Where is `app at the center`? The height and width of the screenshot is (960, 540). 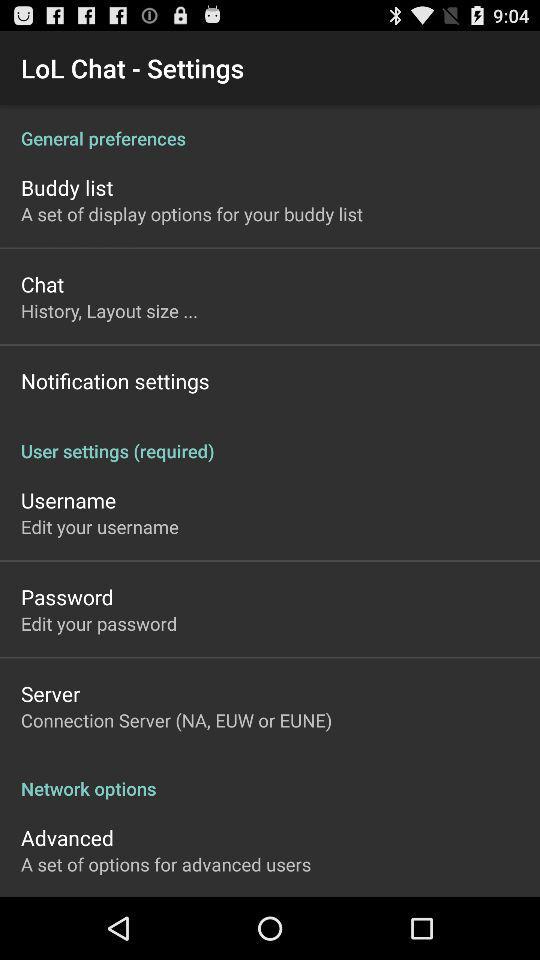
app at the center is located at coordinates (270, 440).